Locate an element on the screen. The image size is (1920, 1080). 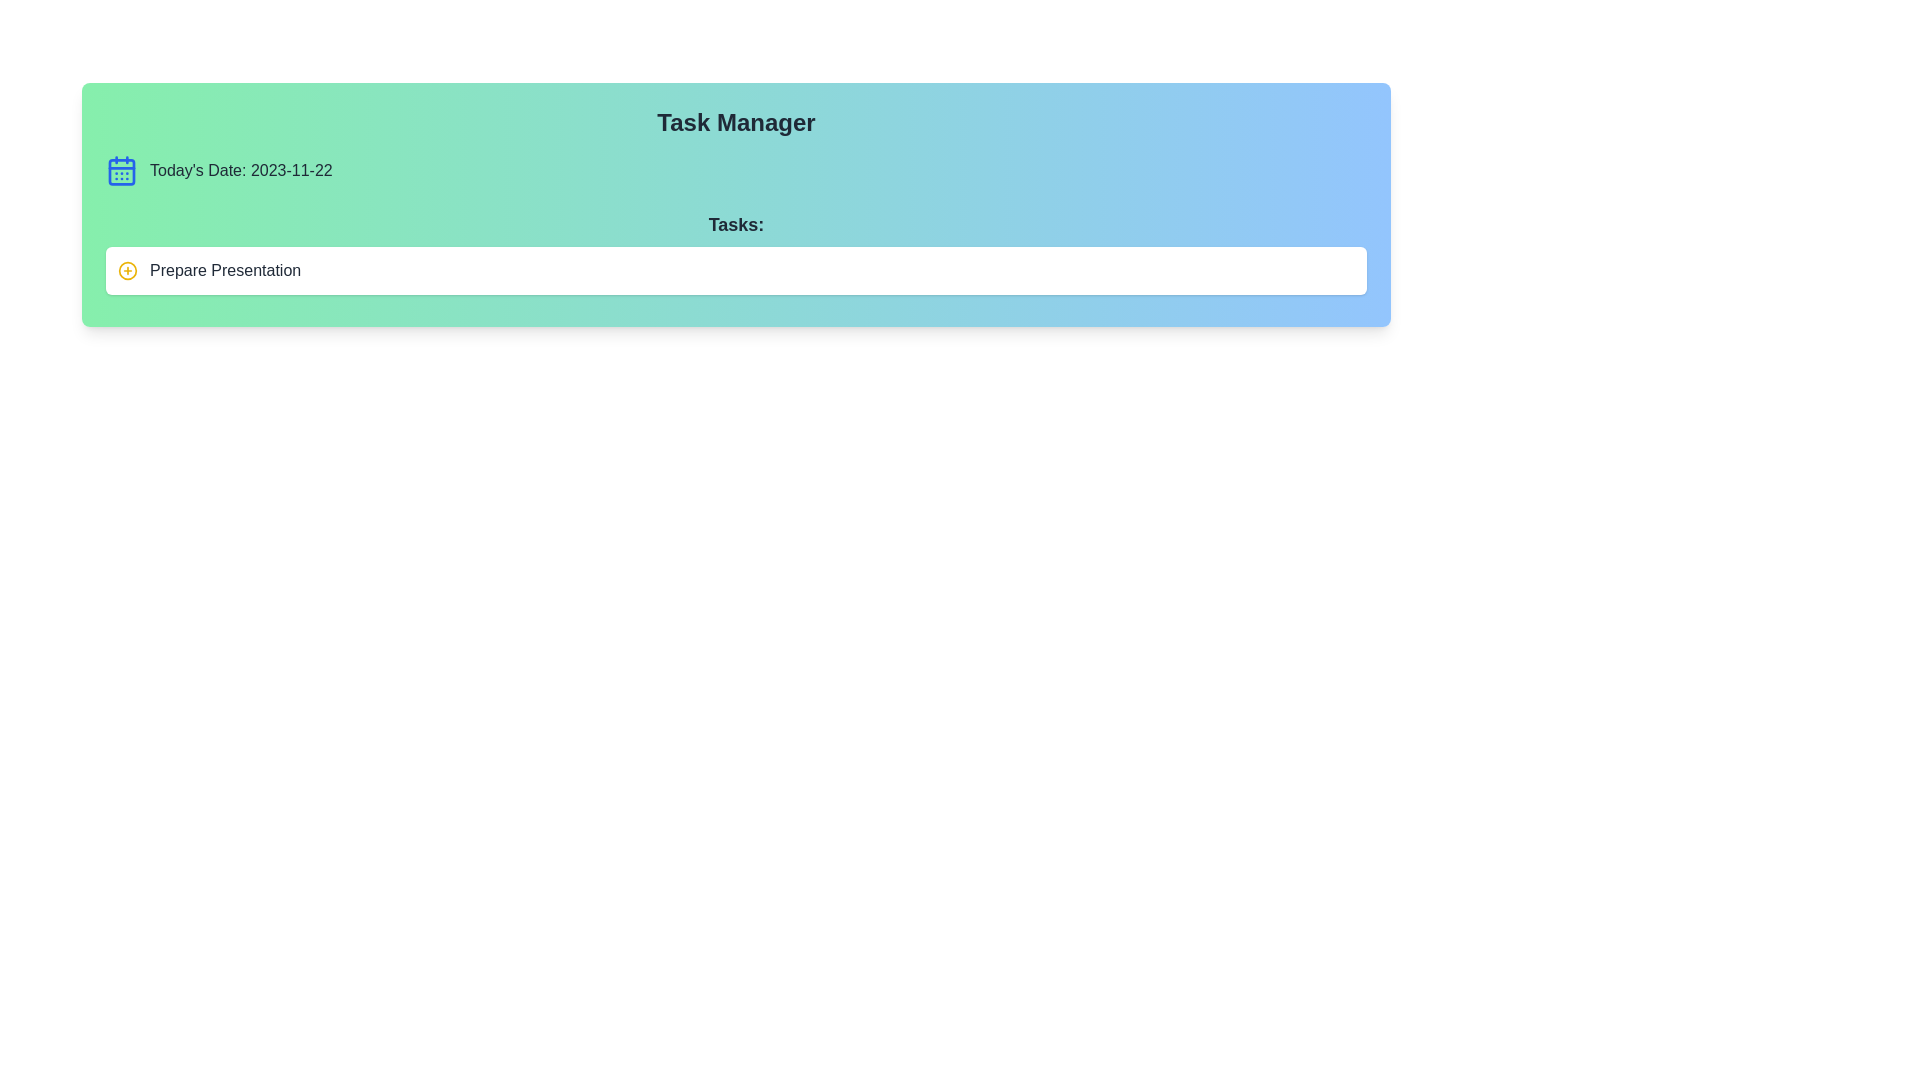
on the bold, large-sized 'Task Manager' header text at the top of the interface is located at coordinates (735, 123).